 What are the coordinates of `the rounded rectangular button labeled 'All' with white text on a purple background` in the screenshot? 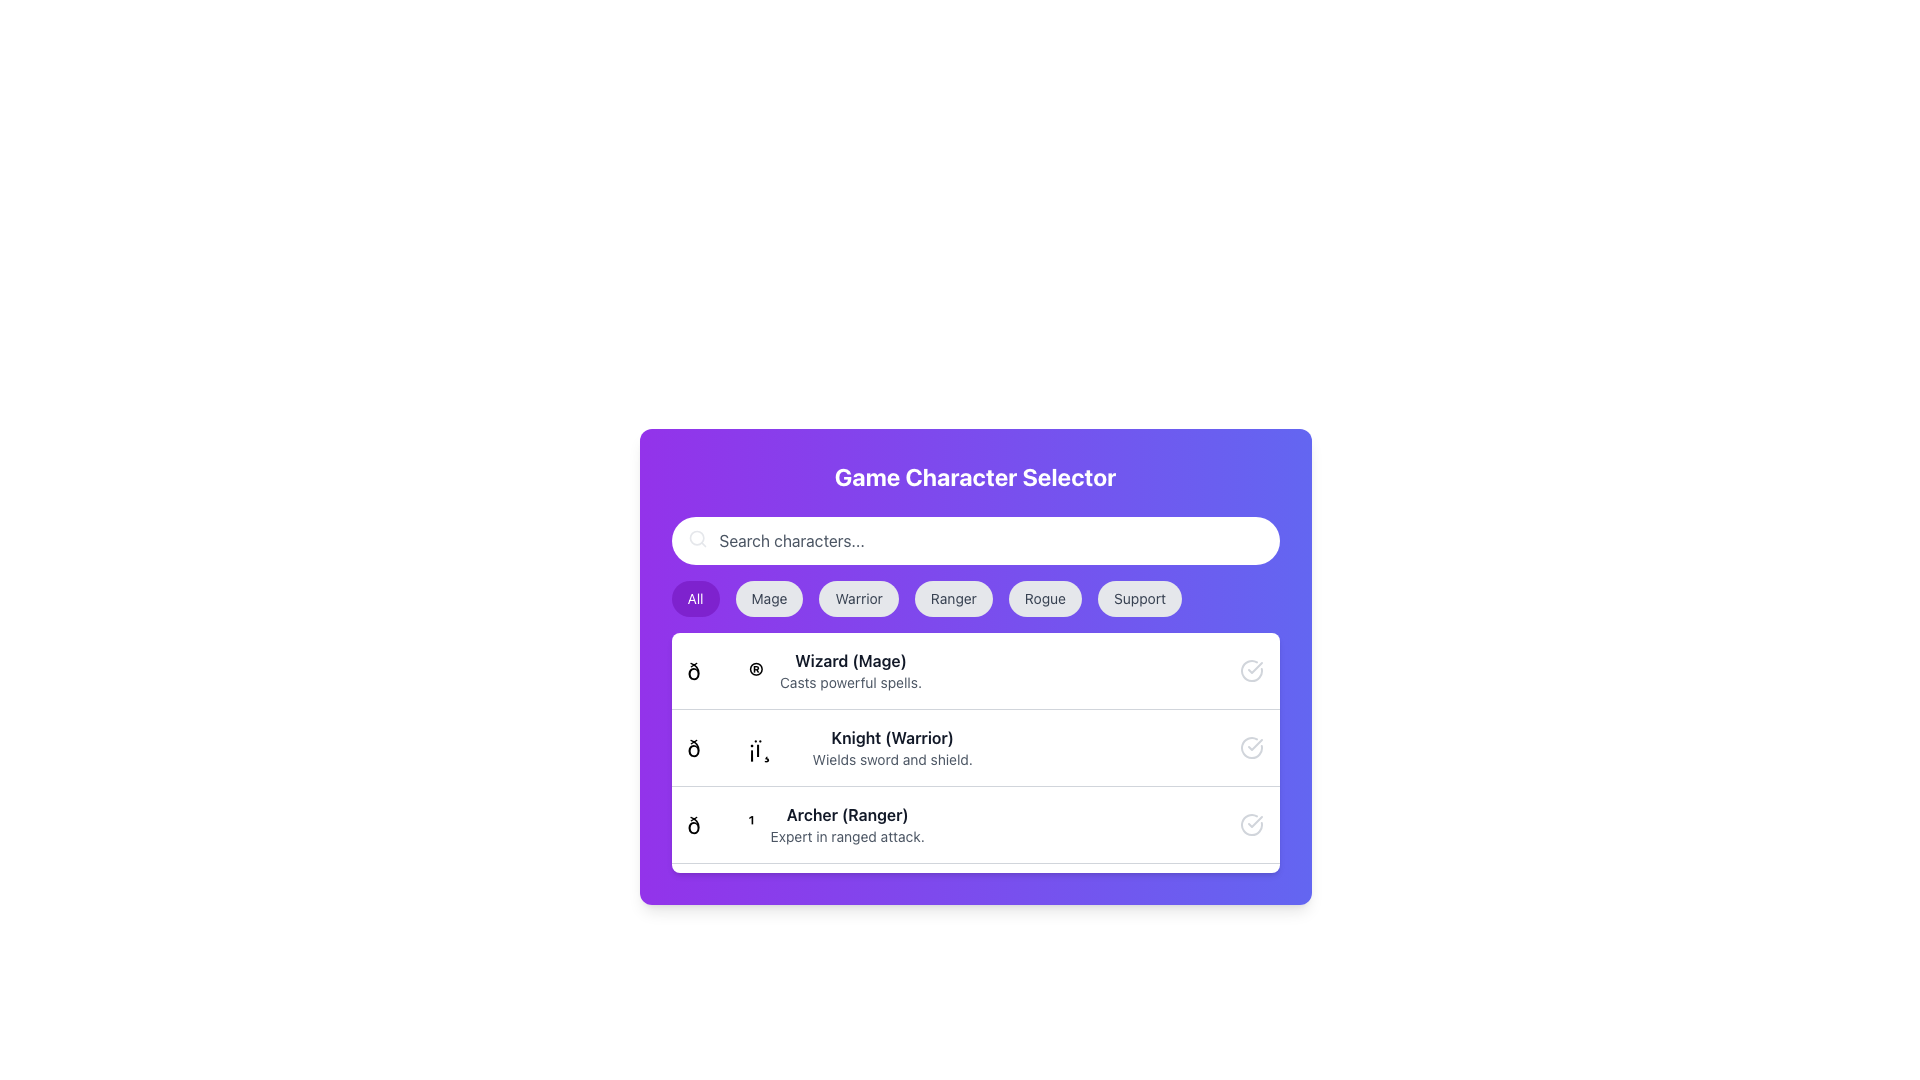 It's located at (695, 597).